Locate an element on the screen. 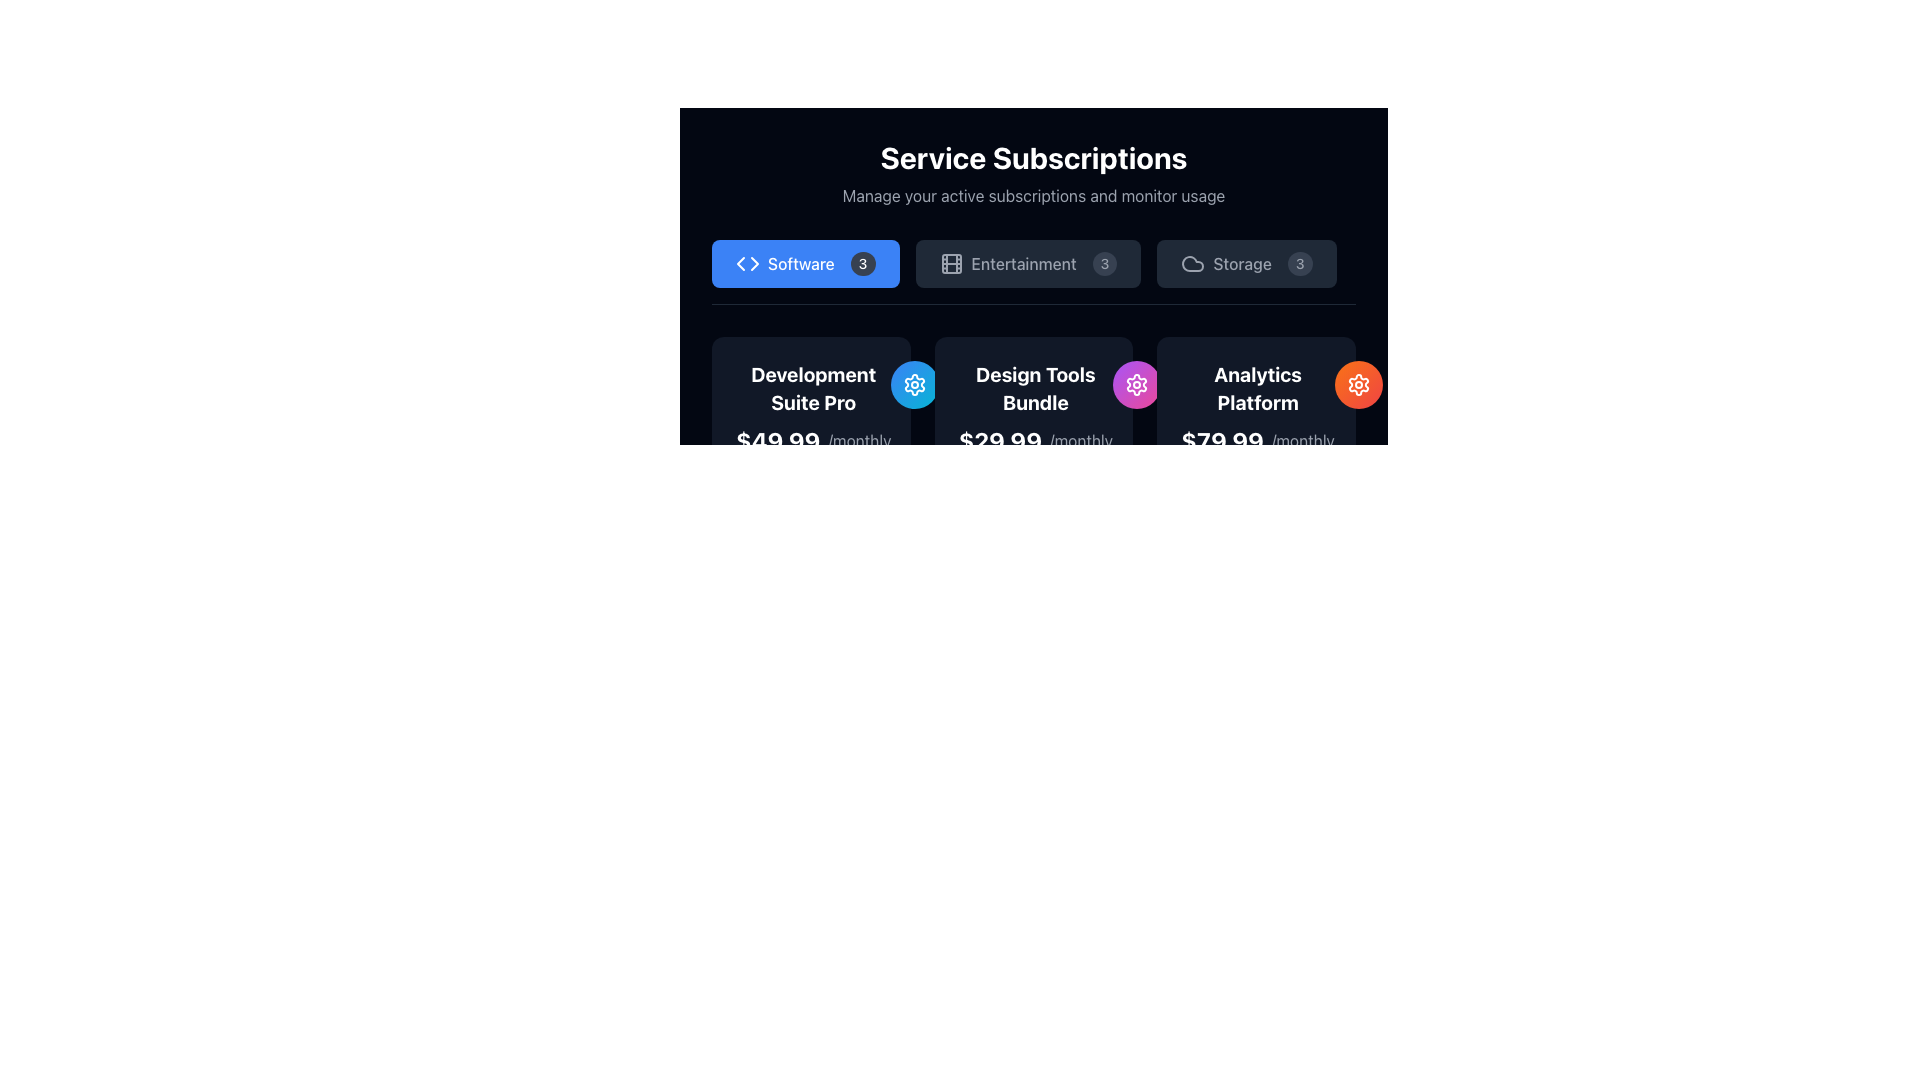 This screenshot has height=1080, width=1920. the settings button located in the 'Design Tools Bundle' section, which is positioned to the right of the pricing details ('$29.99/monthly') is located at coordinates (1137, 385).